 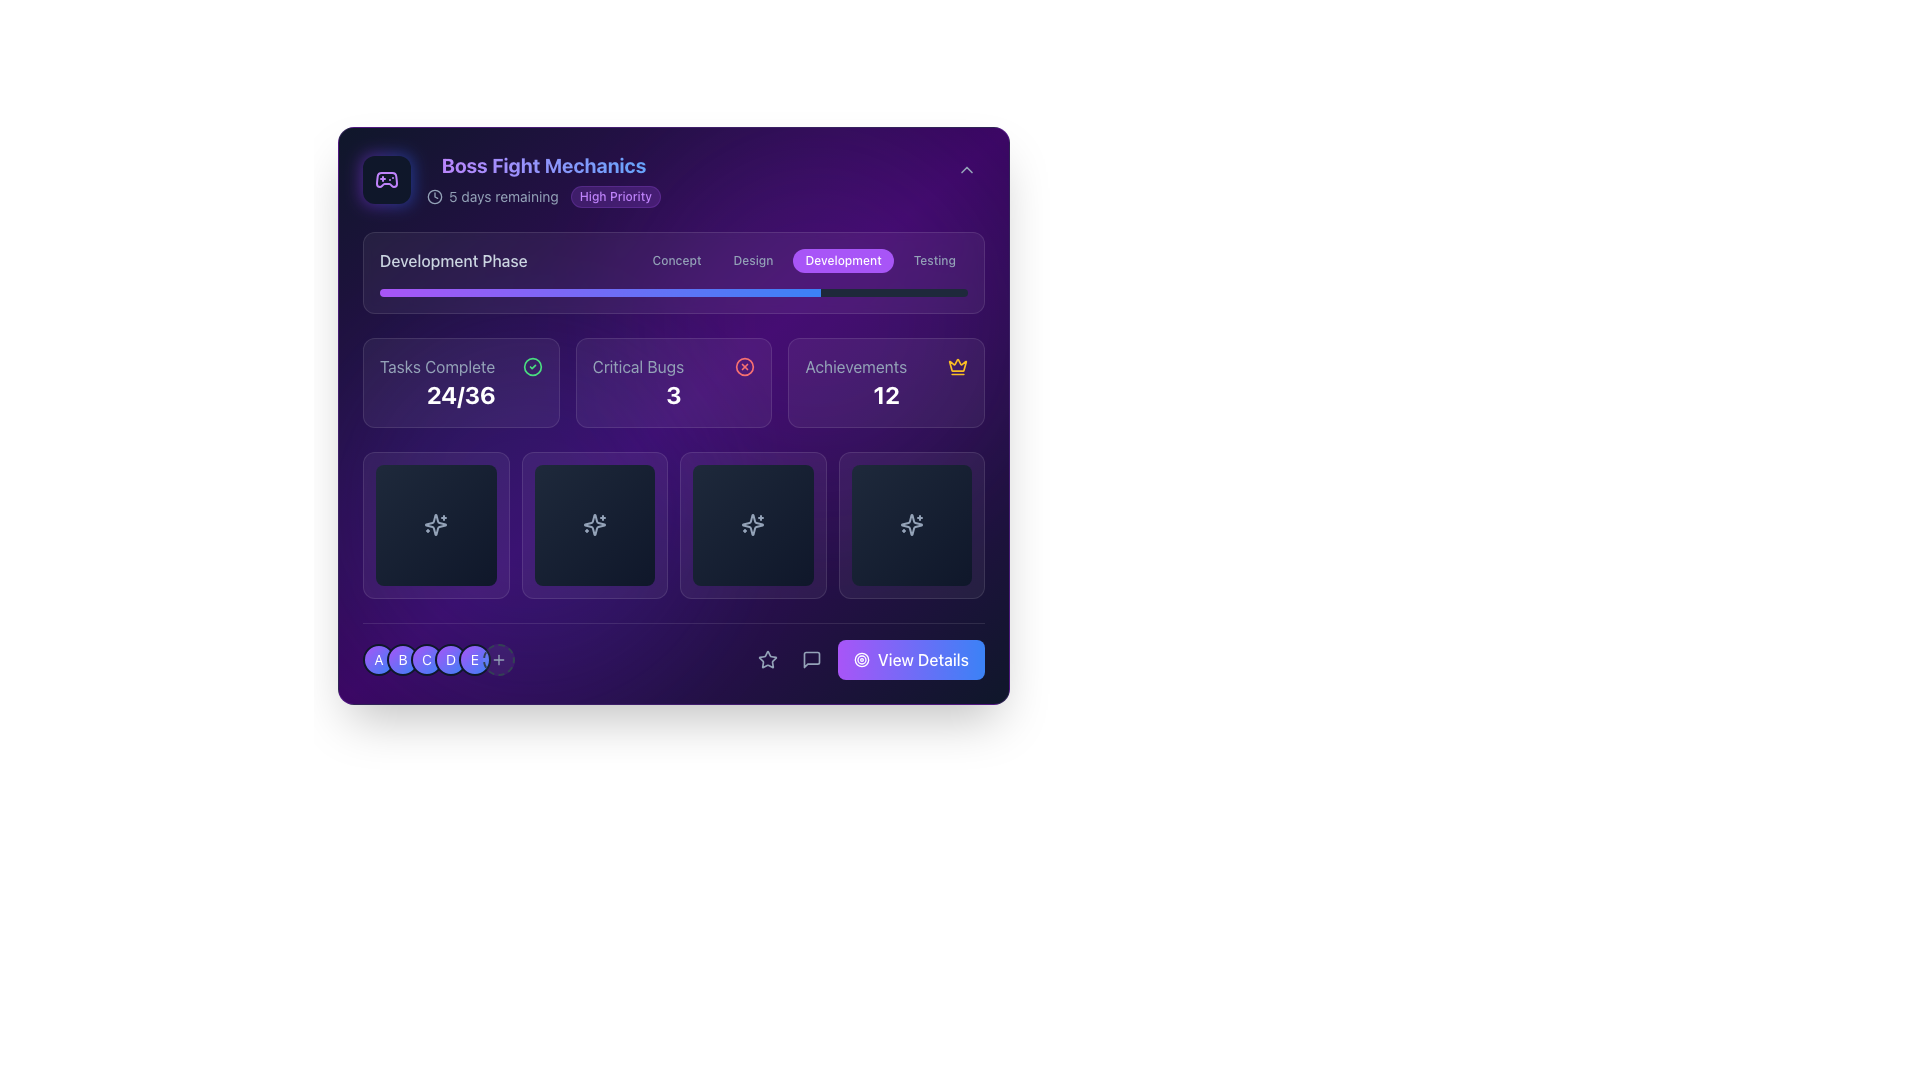 I want to click on the composite text and icon display component for task details that includes a game controller icon, the title 'Boss Fight Mechanics', and additional text indicating '5 days remaining' and 'High Priority', so click(x=512, y=180).